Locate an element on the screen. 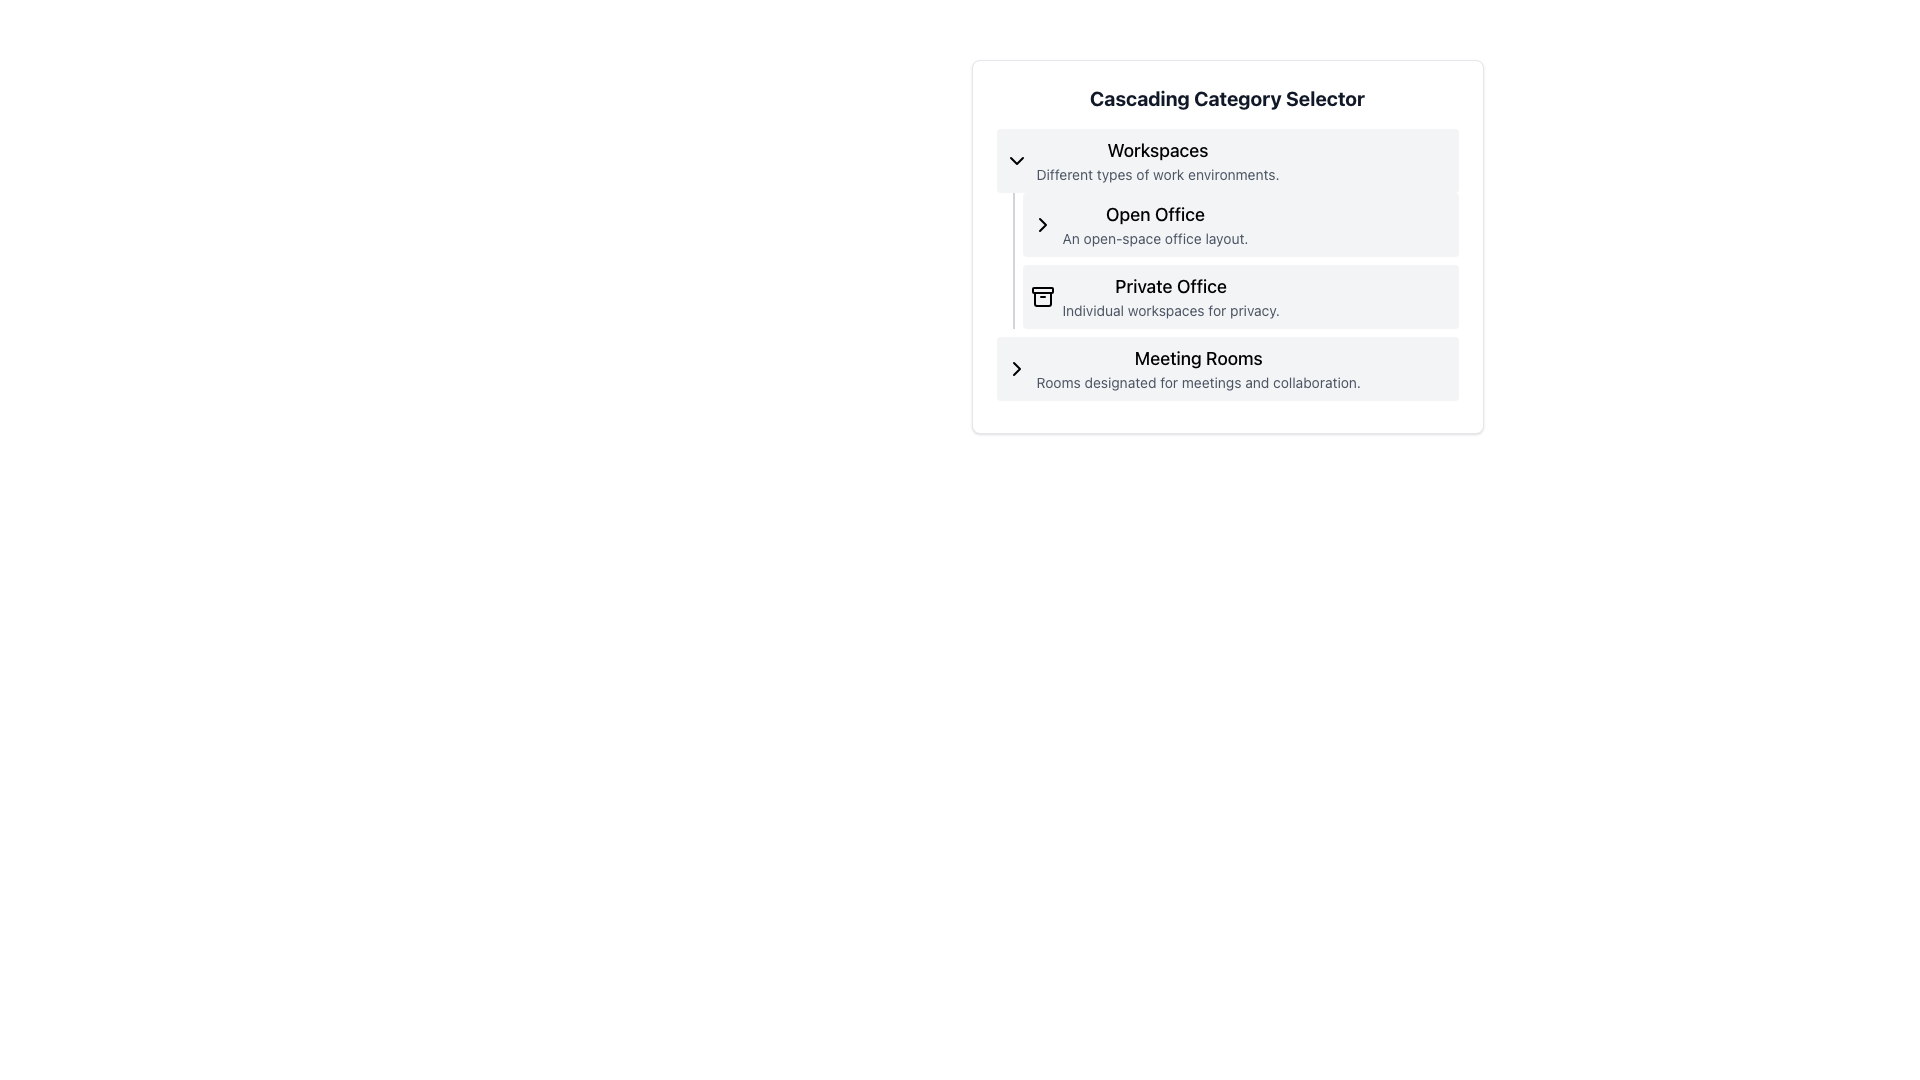 This screenshot has width=1920, height=1080. the thin horizontal bar at the top of the archive icon, which has a black outline and a white fill, located left of the 'Private Office' label is located at coordinates (1041, 290).